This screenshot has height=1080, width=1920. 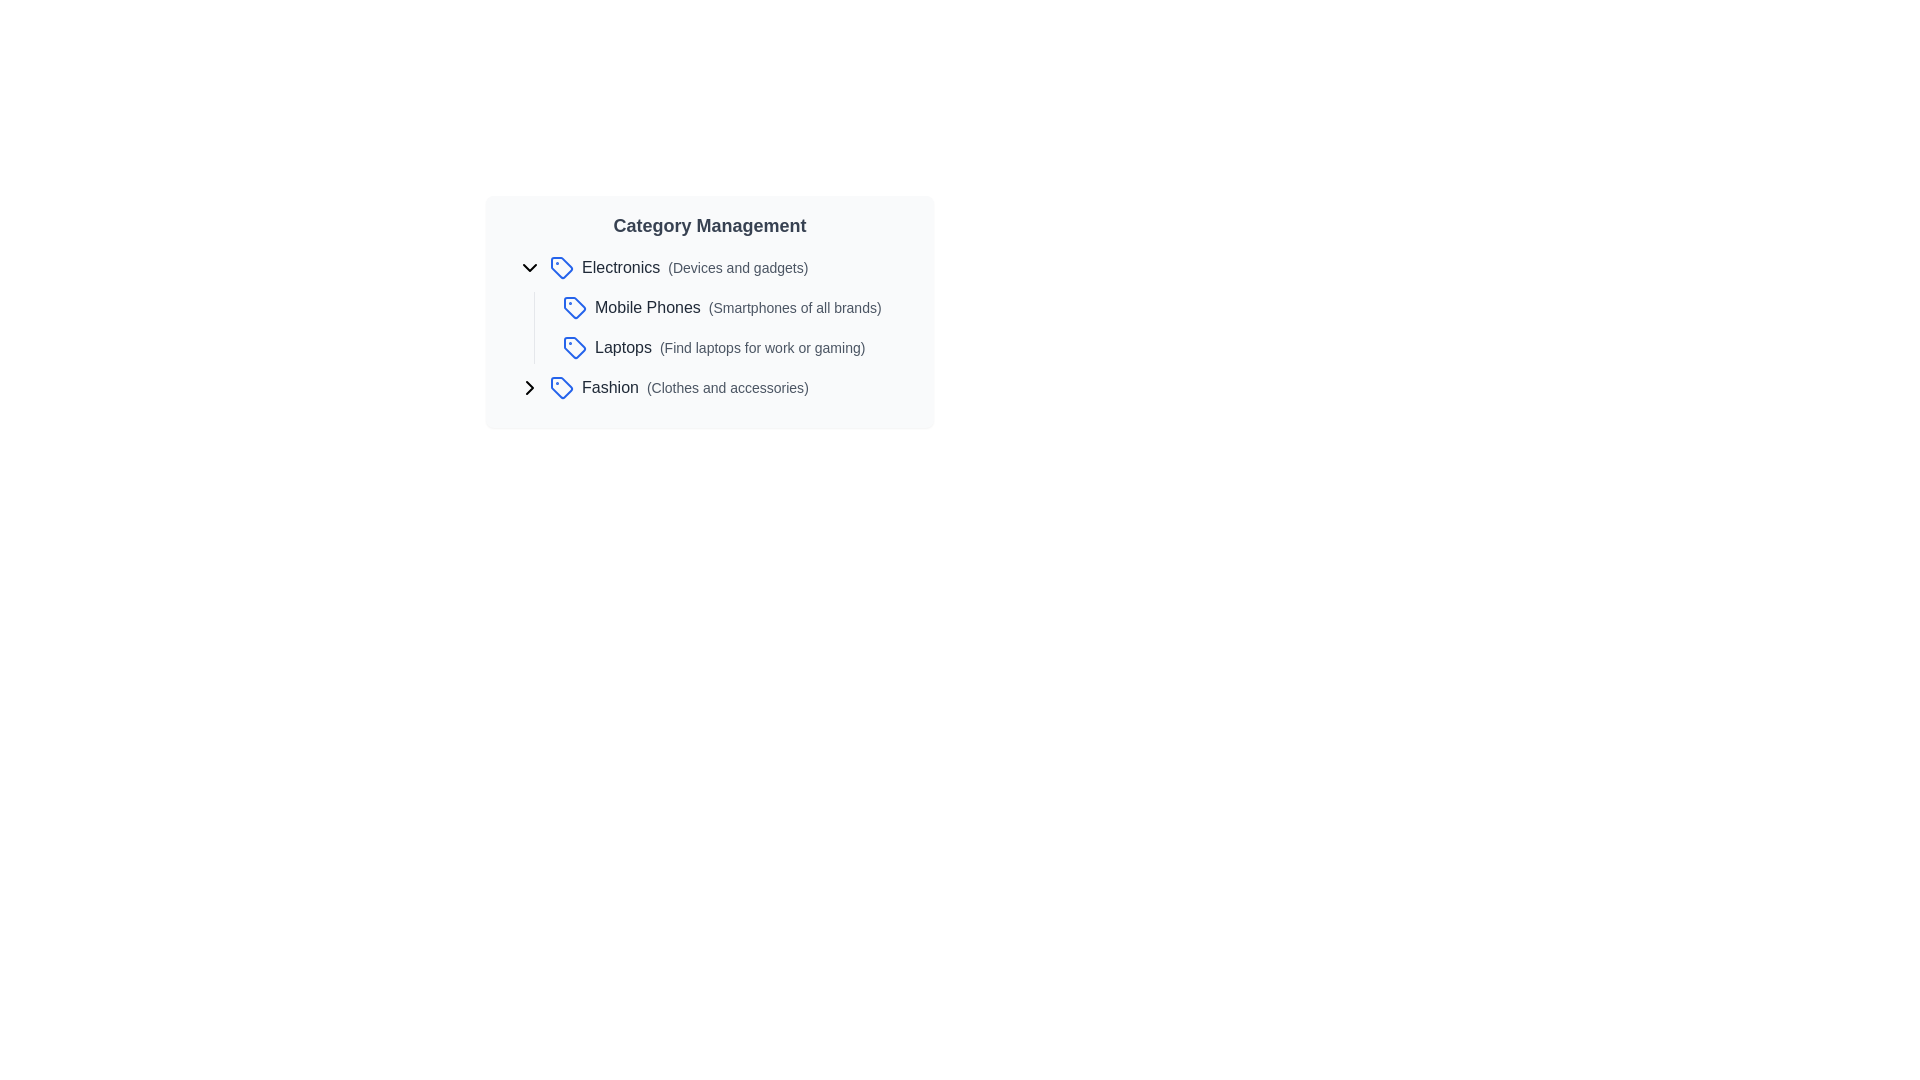 I want to click on the 'Electronics (Devices and gadgets)' category icon located to the left of the item text in the 'Category Management' list, so click(x=560, y=266).